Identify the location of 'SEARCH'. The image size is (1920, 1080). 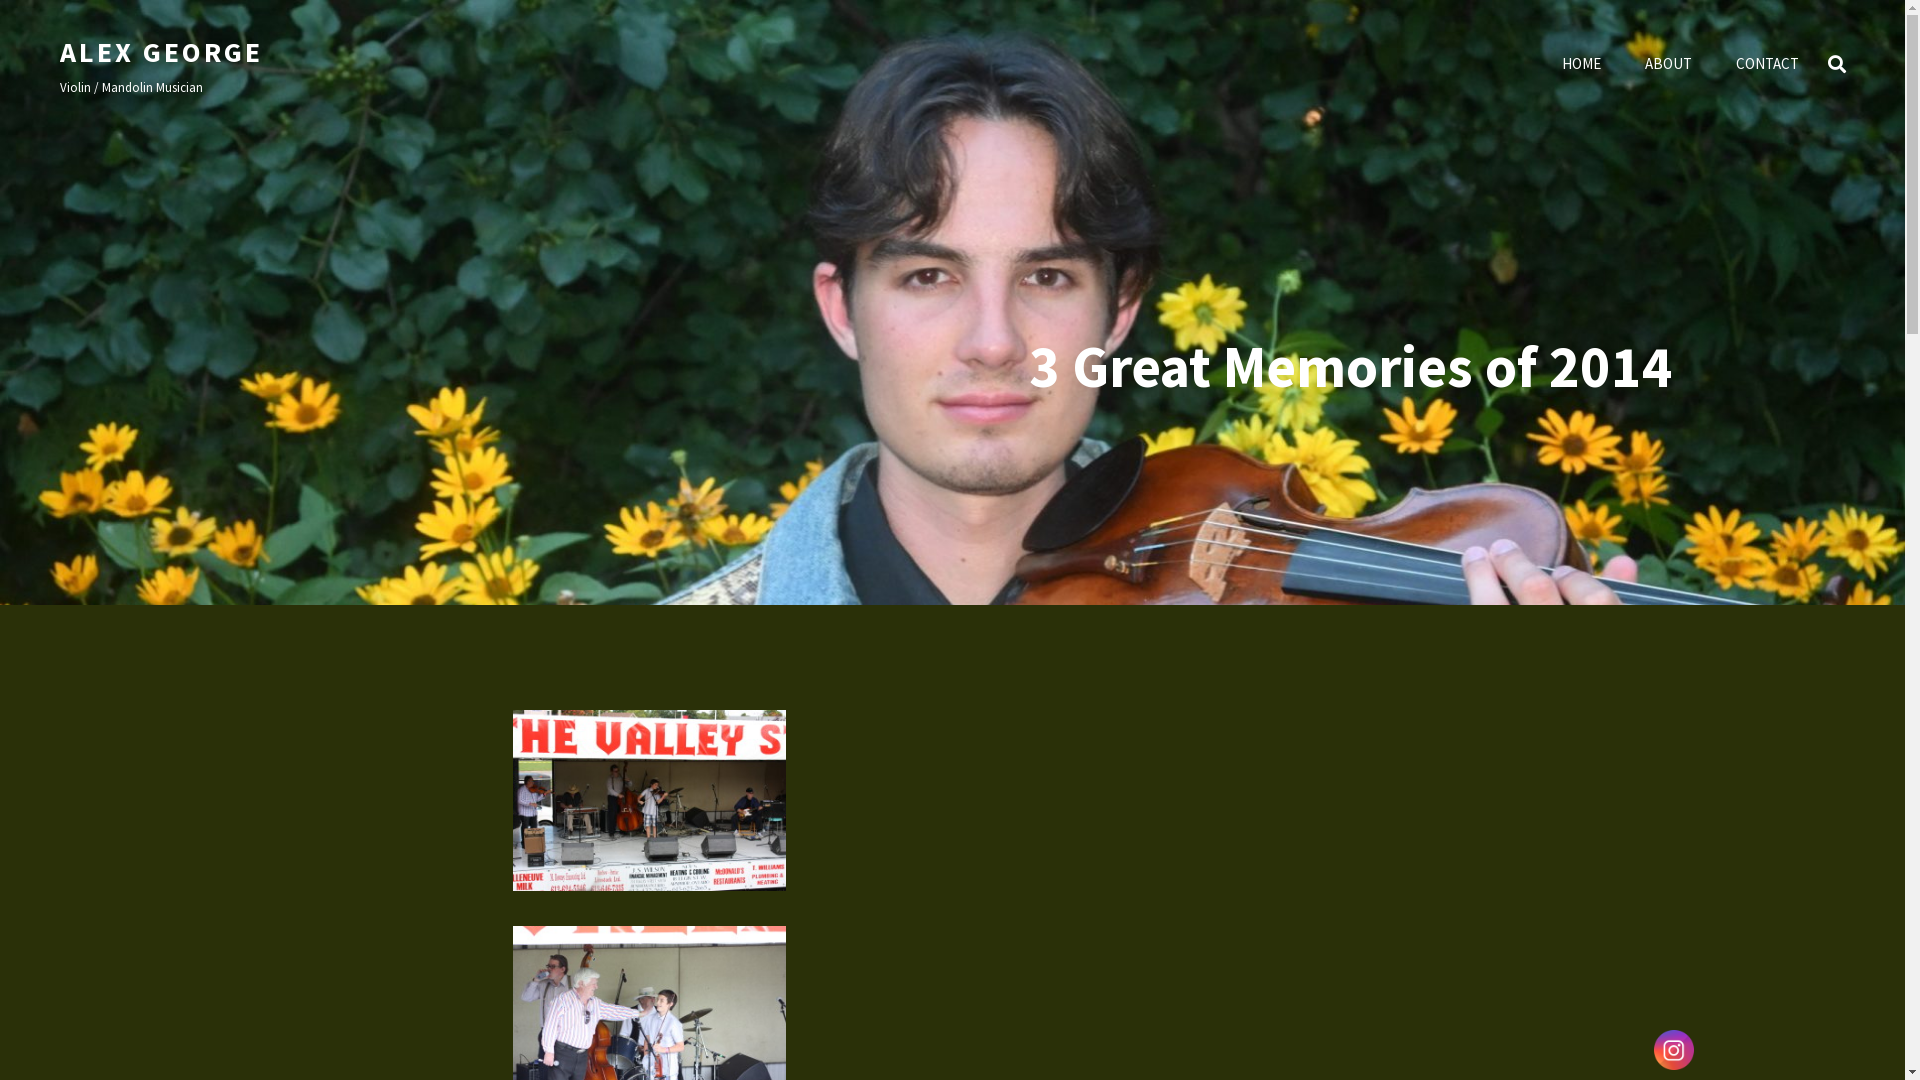
(1837, 63).